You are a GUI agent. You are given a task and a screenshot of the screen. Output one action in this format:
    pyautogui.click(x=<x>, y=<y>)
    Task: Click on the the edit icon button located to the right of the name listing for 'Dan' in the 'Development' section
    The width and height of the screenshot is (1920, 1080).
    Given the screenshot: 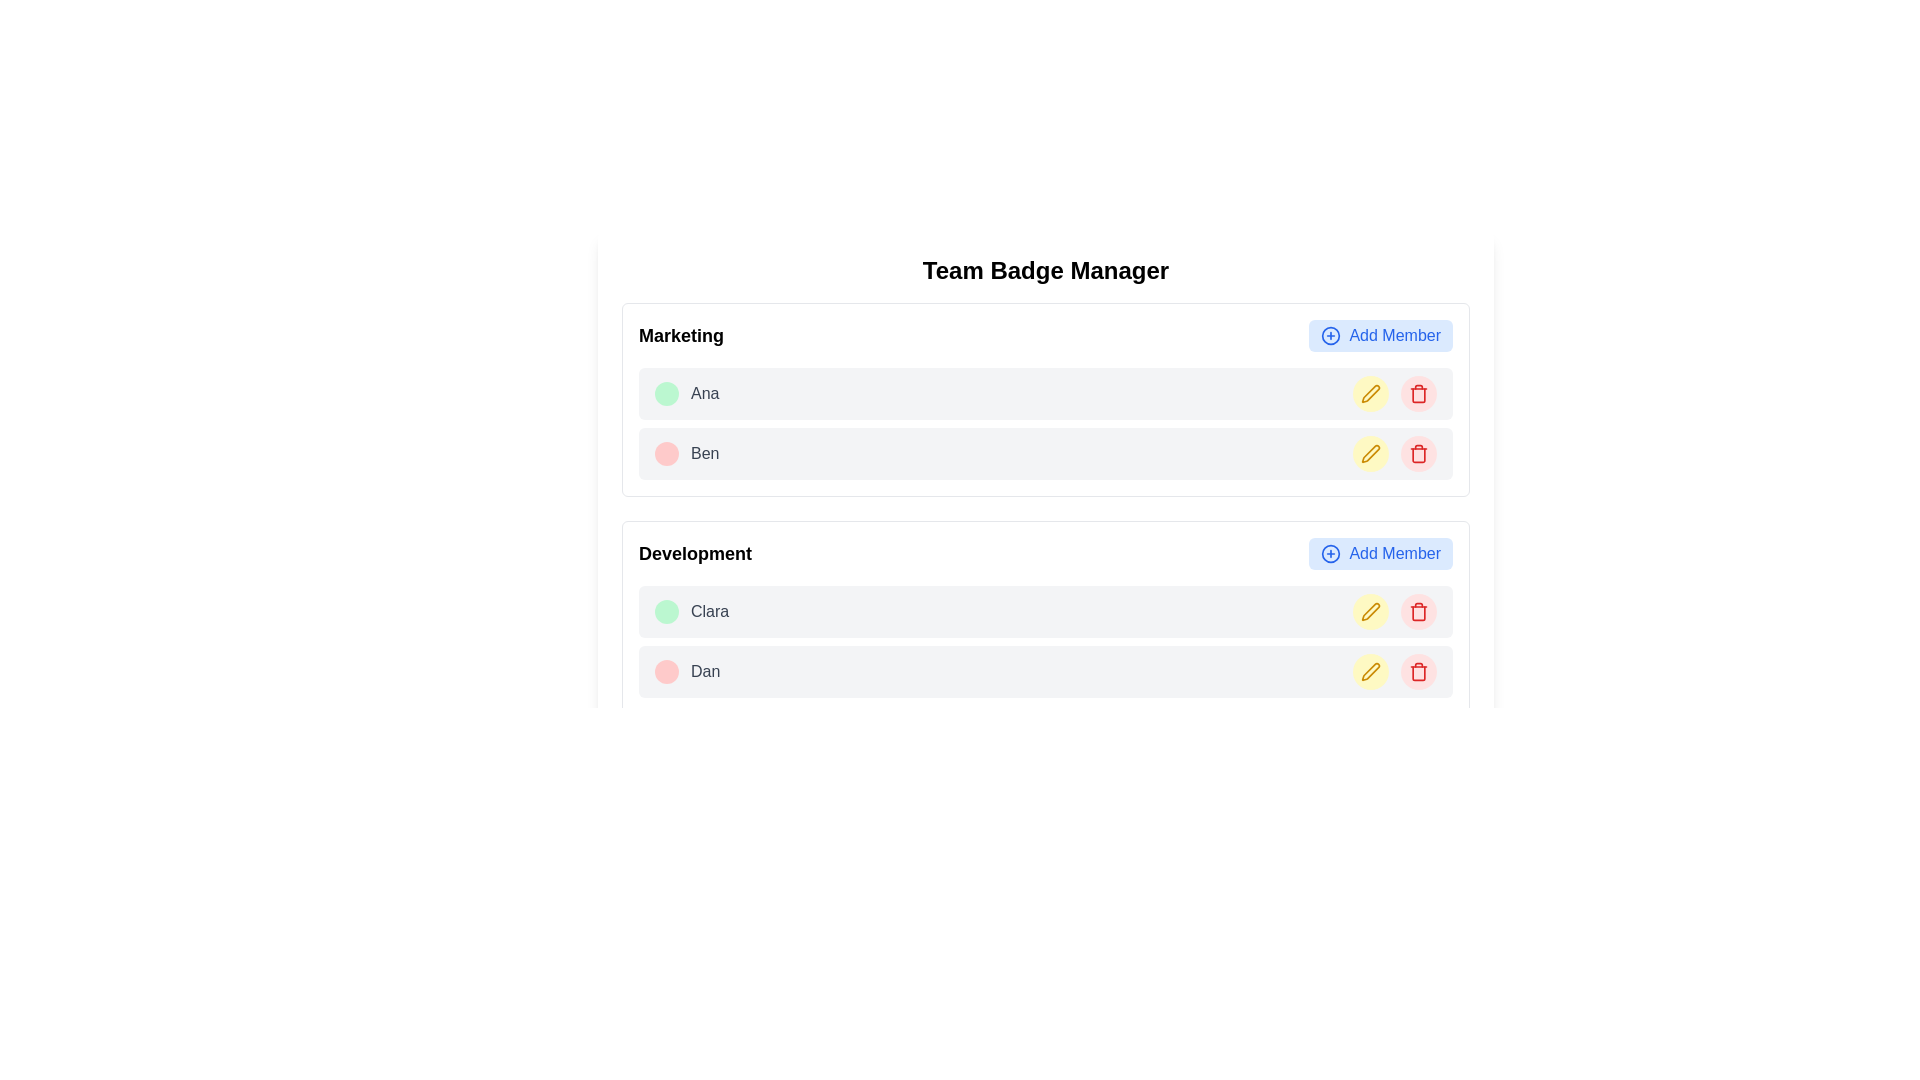 What is the action you would take?
    pyautogui.click(x=1370, y=671)
    